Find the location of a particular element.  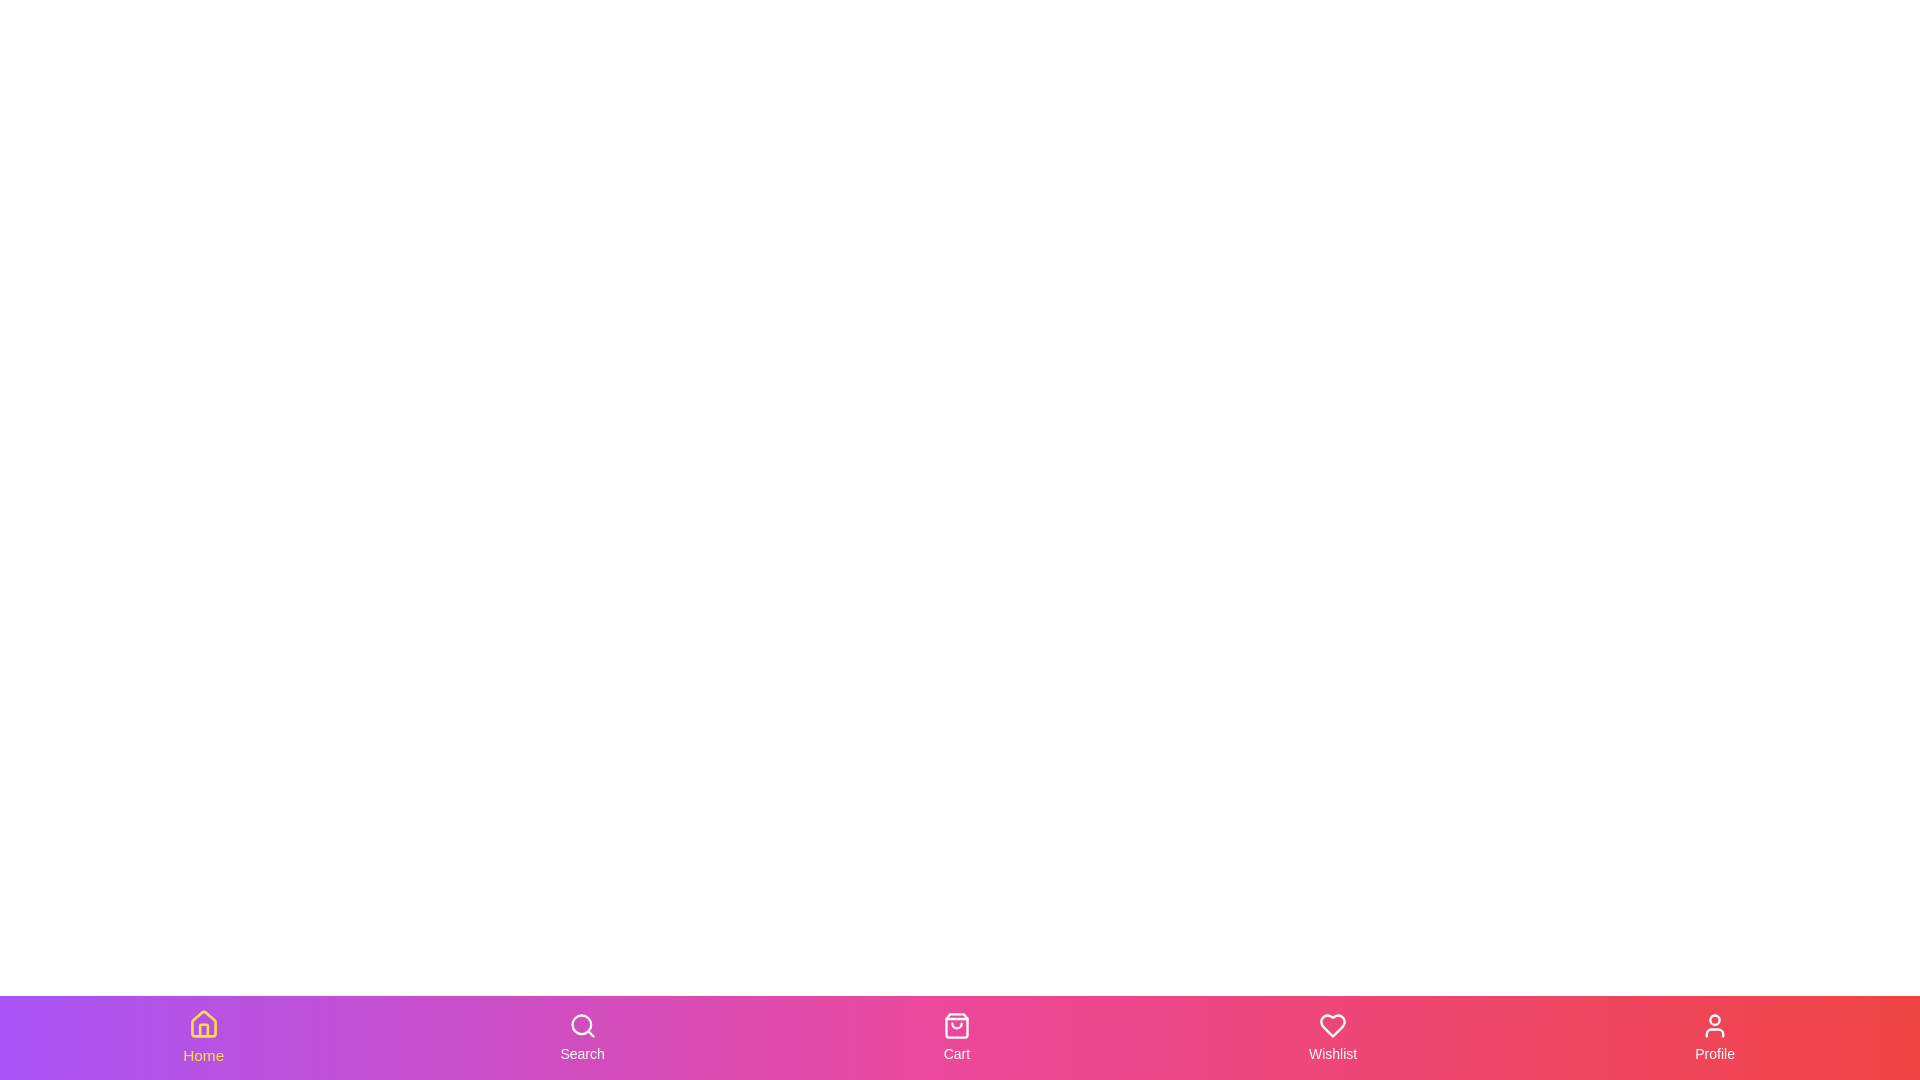

the Wishlist tab in the bottom navigation is located at coordinates (1333, 1036).